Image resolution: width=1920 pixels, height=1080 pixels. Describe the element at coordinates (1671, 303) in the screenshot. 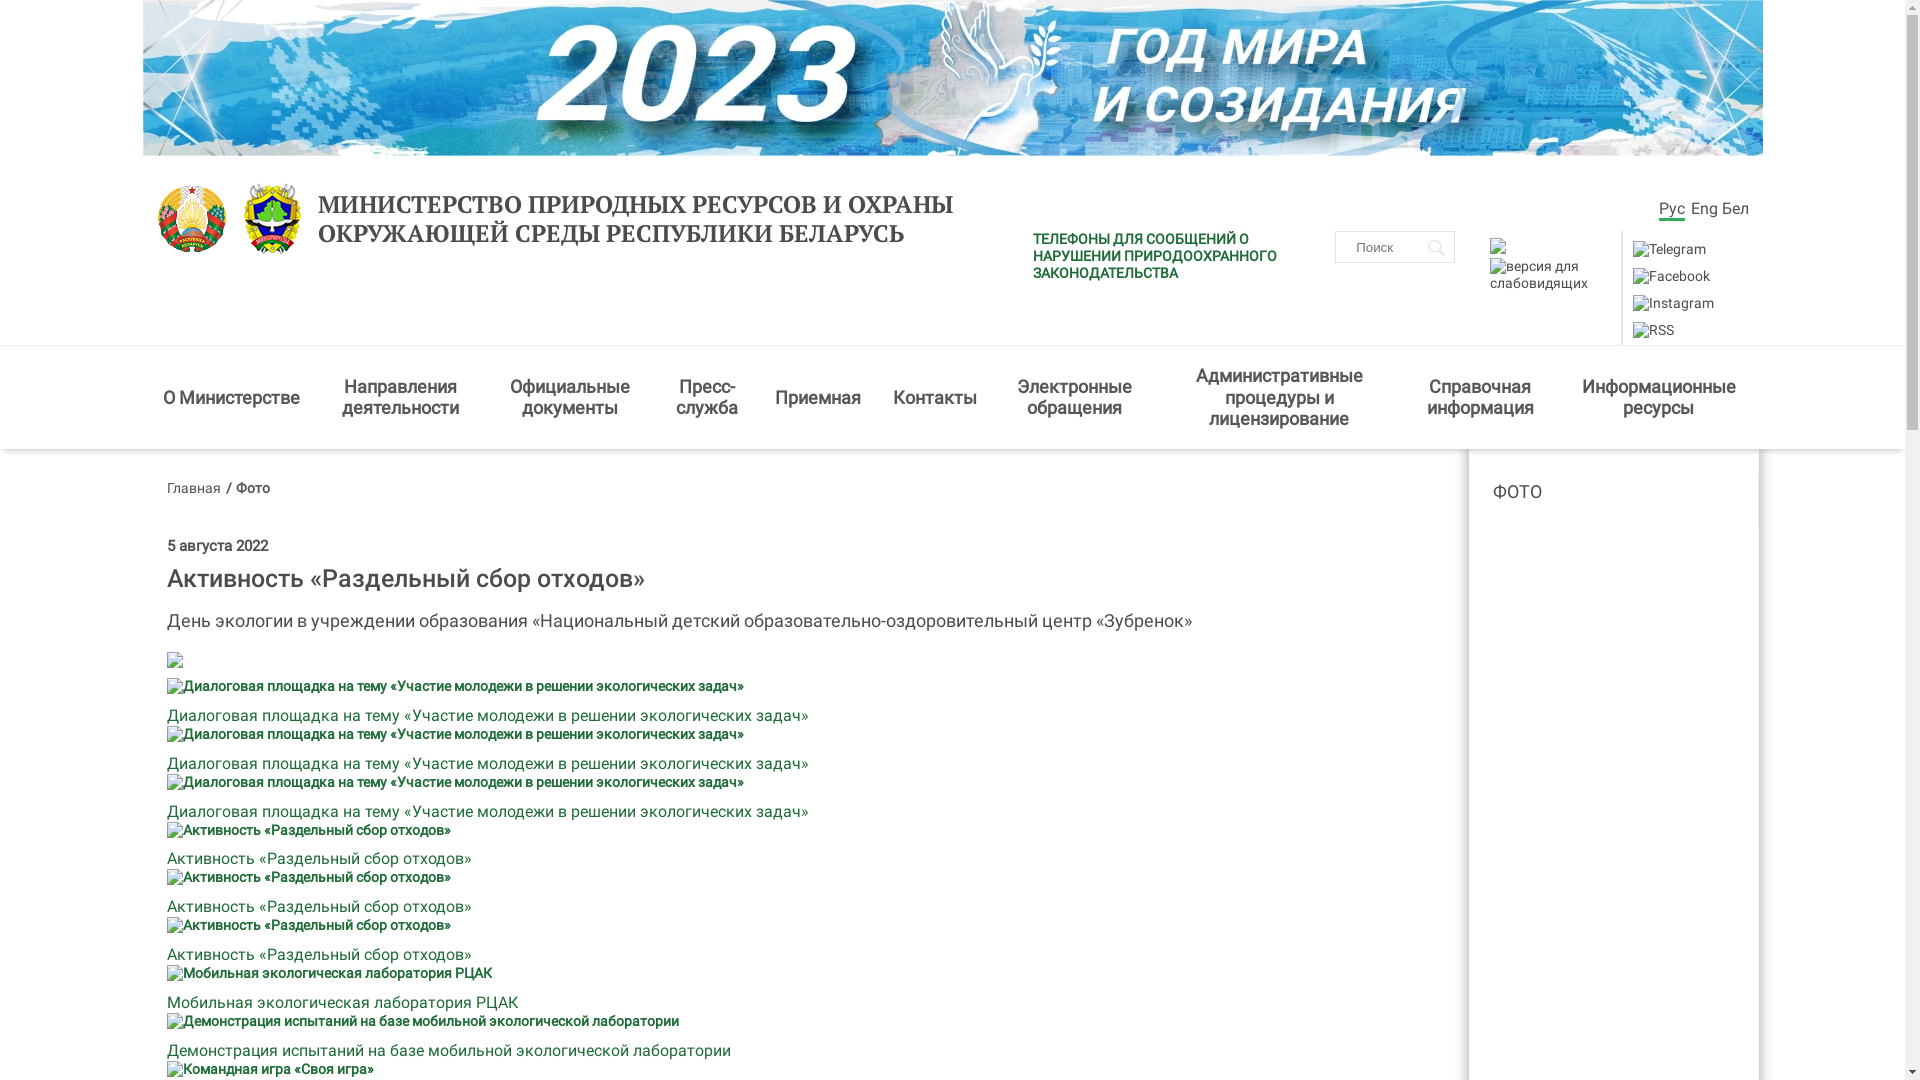

I see `'Instagram'` at that location.